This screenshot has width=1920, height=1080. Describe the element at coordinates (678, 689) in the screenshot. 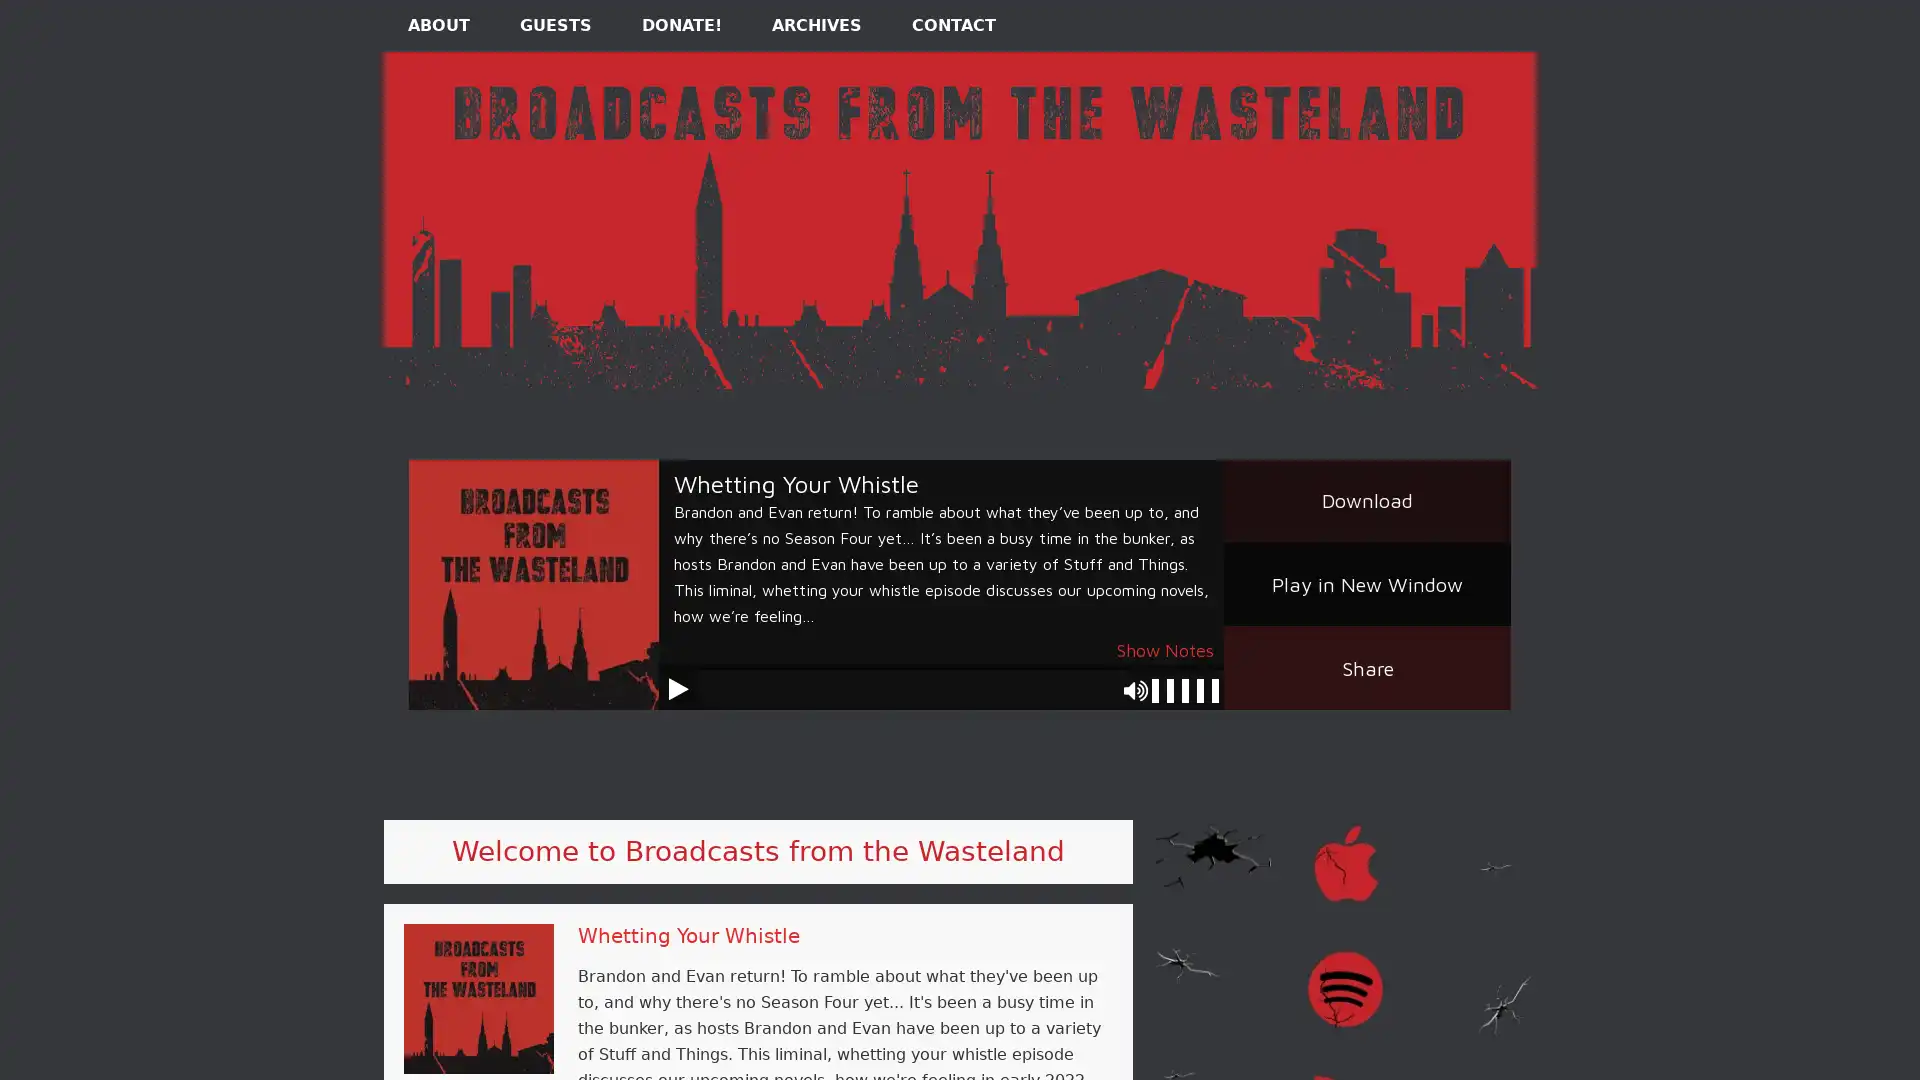

I see `Play` at that location.